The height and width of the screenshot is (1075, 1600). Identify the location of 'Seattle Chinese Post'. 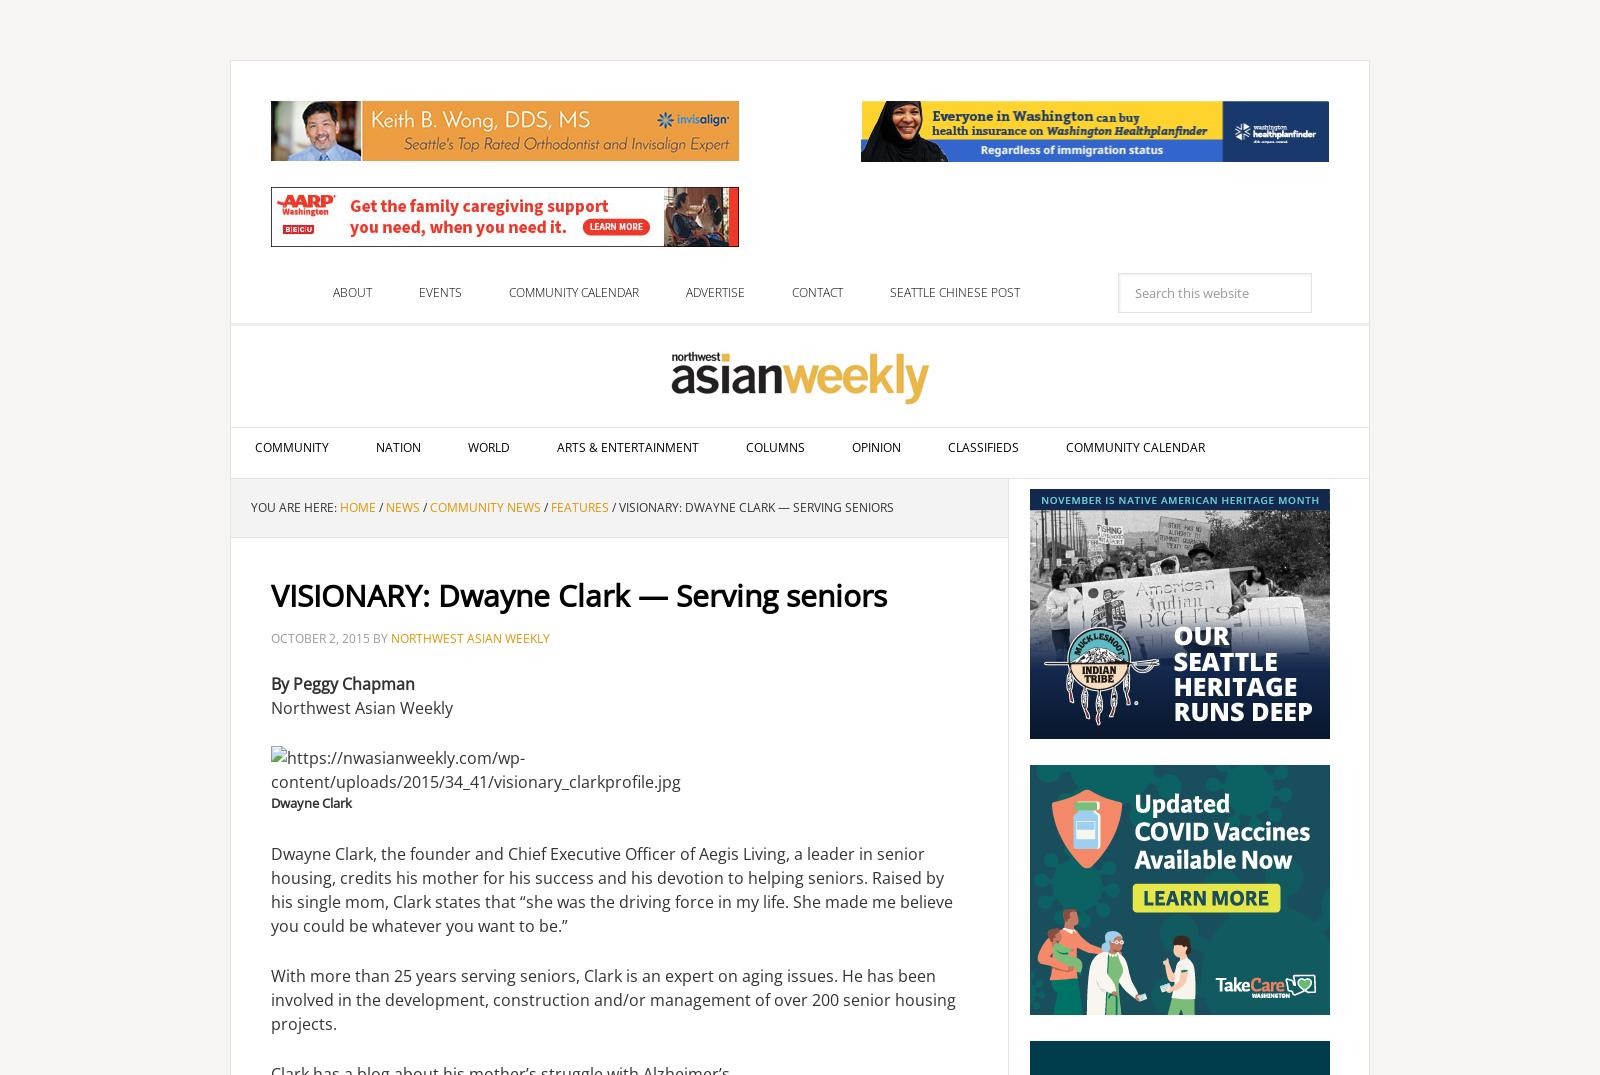
(954, 292).